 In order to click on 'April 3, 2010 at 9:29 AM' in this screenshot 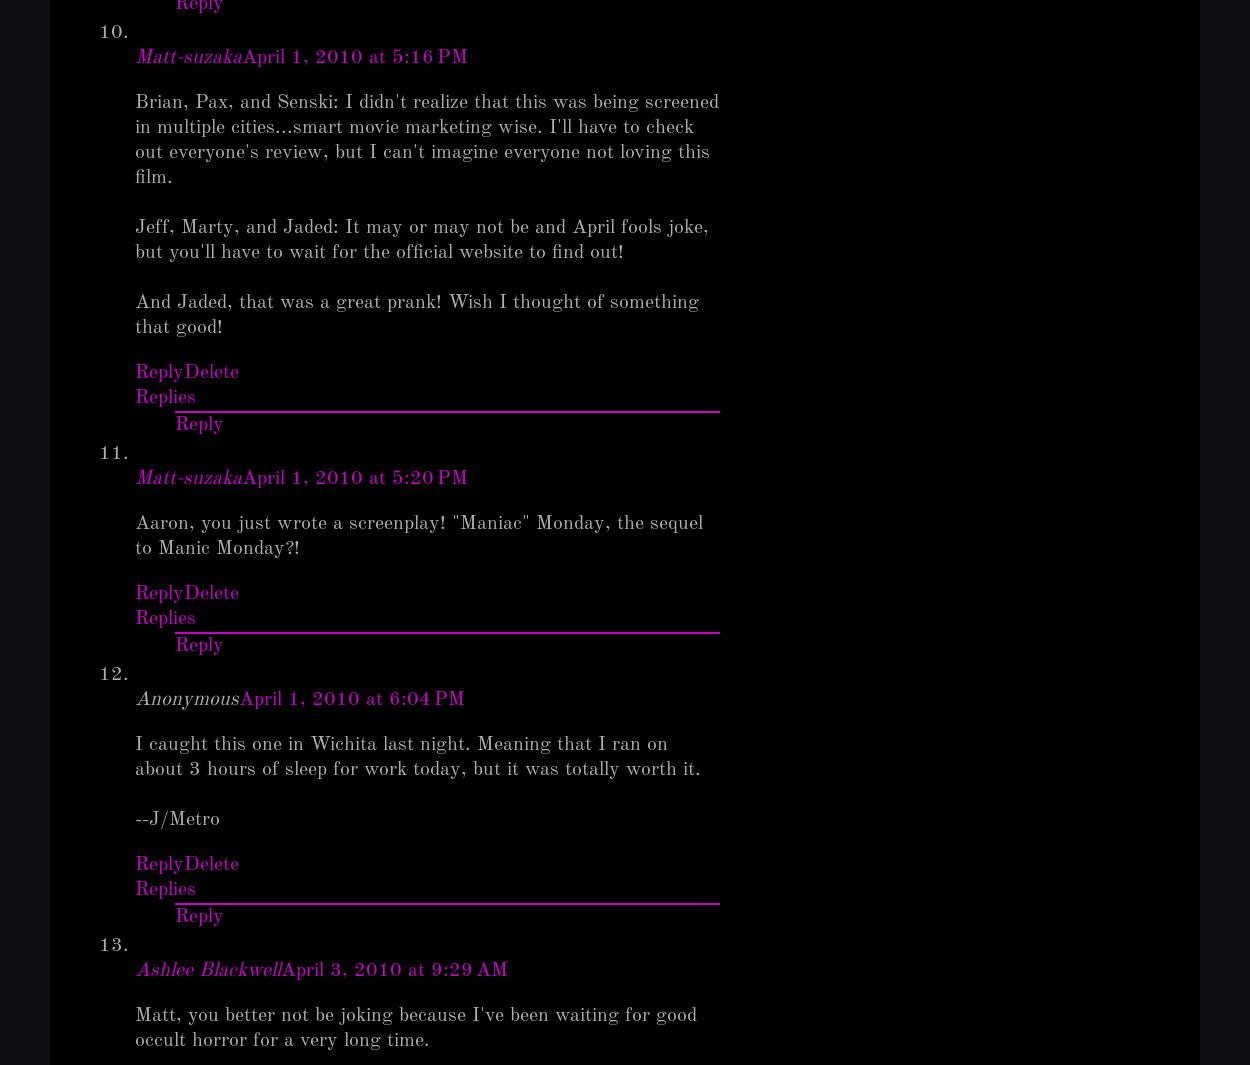, I will do `click(394, 970)`.